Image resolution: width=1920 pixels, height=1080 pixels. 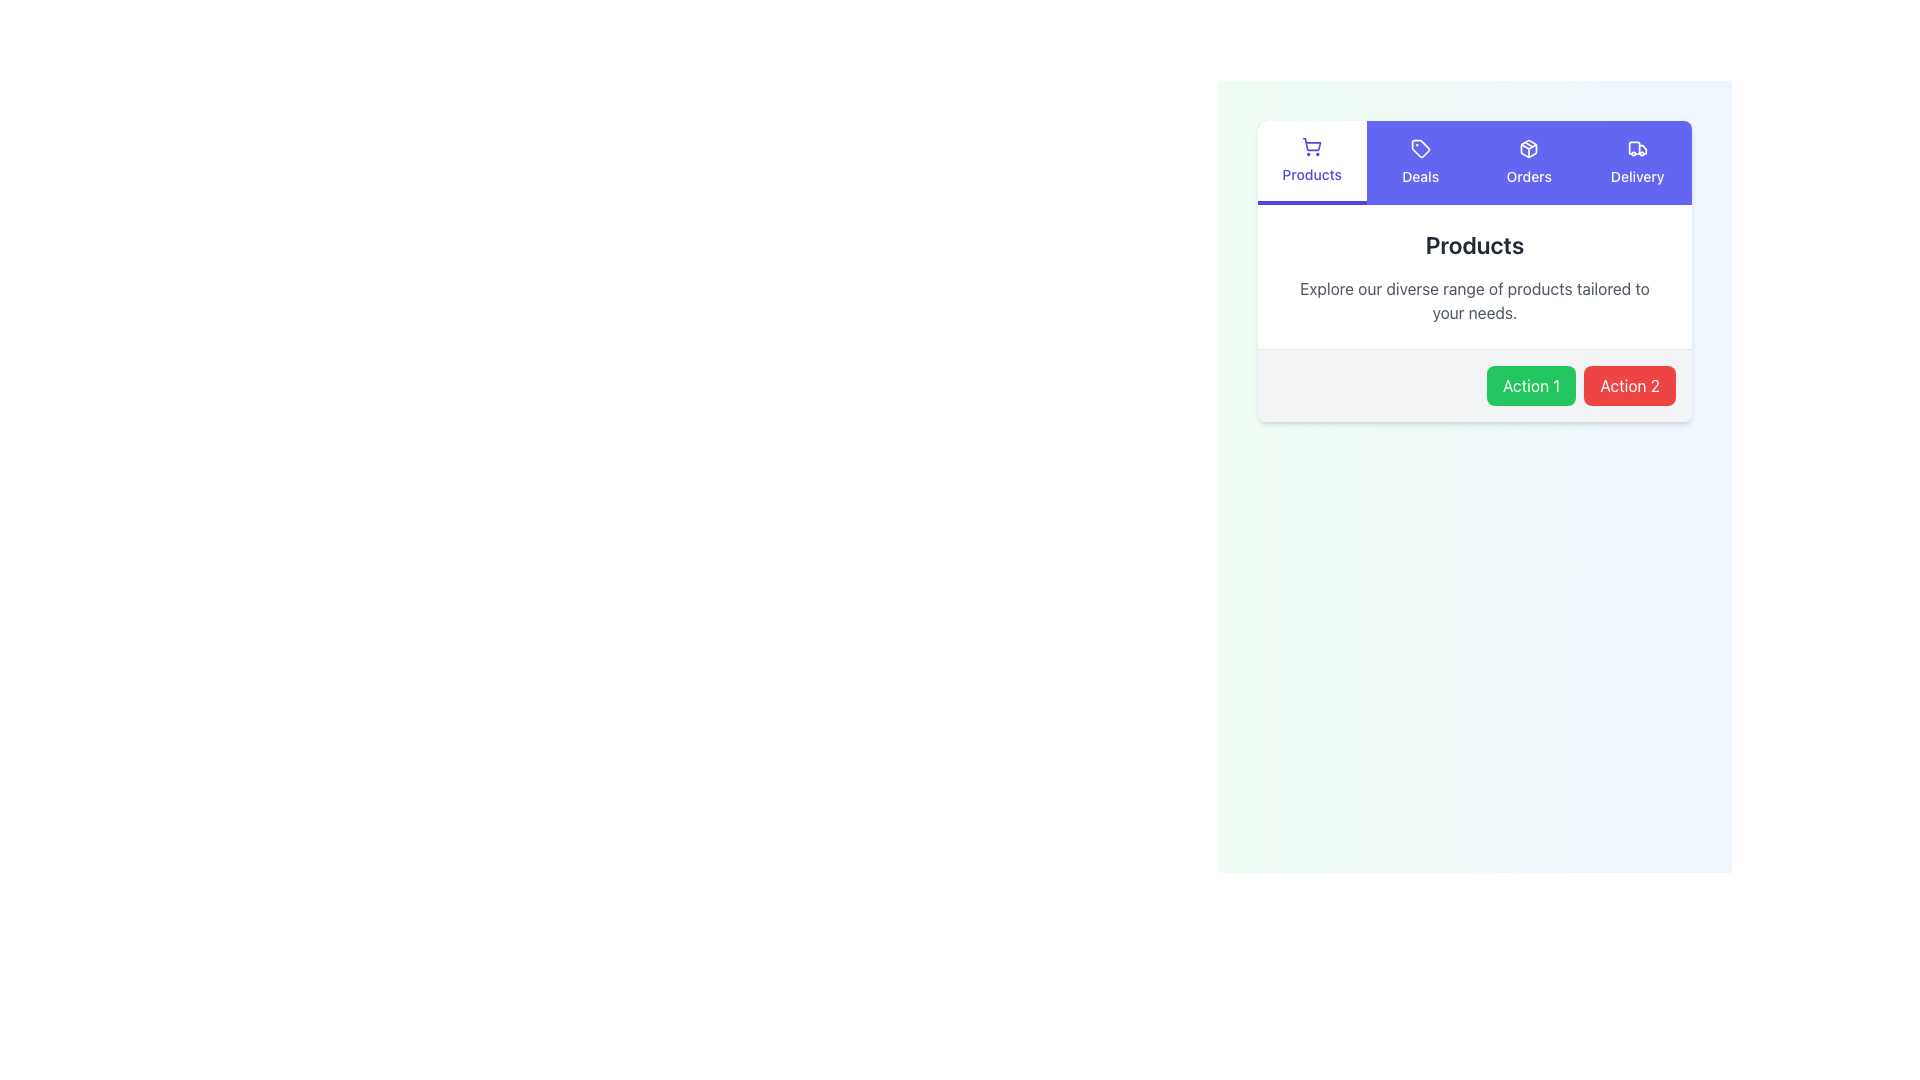 What do you see at coordinates (1419, 176) in the screenshot?
I see `the 'Deals' text label located in the navigation menu, which is the second item from the left, following 'Products' and preceding 'Orders' and 'Delivery'` at bounding box center [1419, 176].